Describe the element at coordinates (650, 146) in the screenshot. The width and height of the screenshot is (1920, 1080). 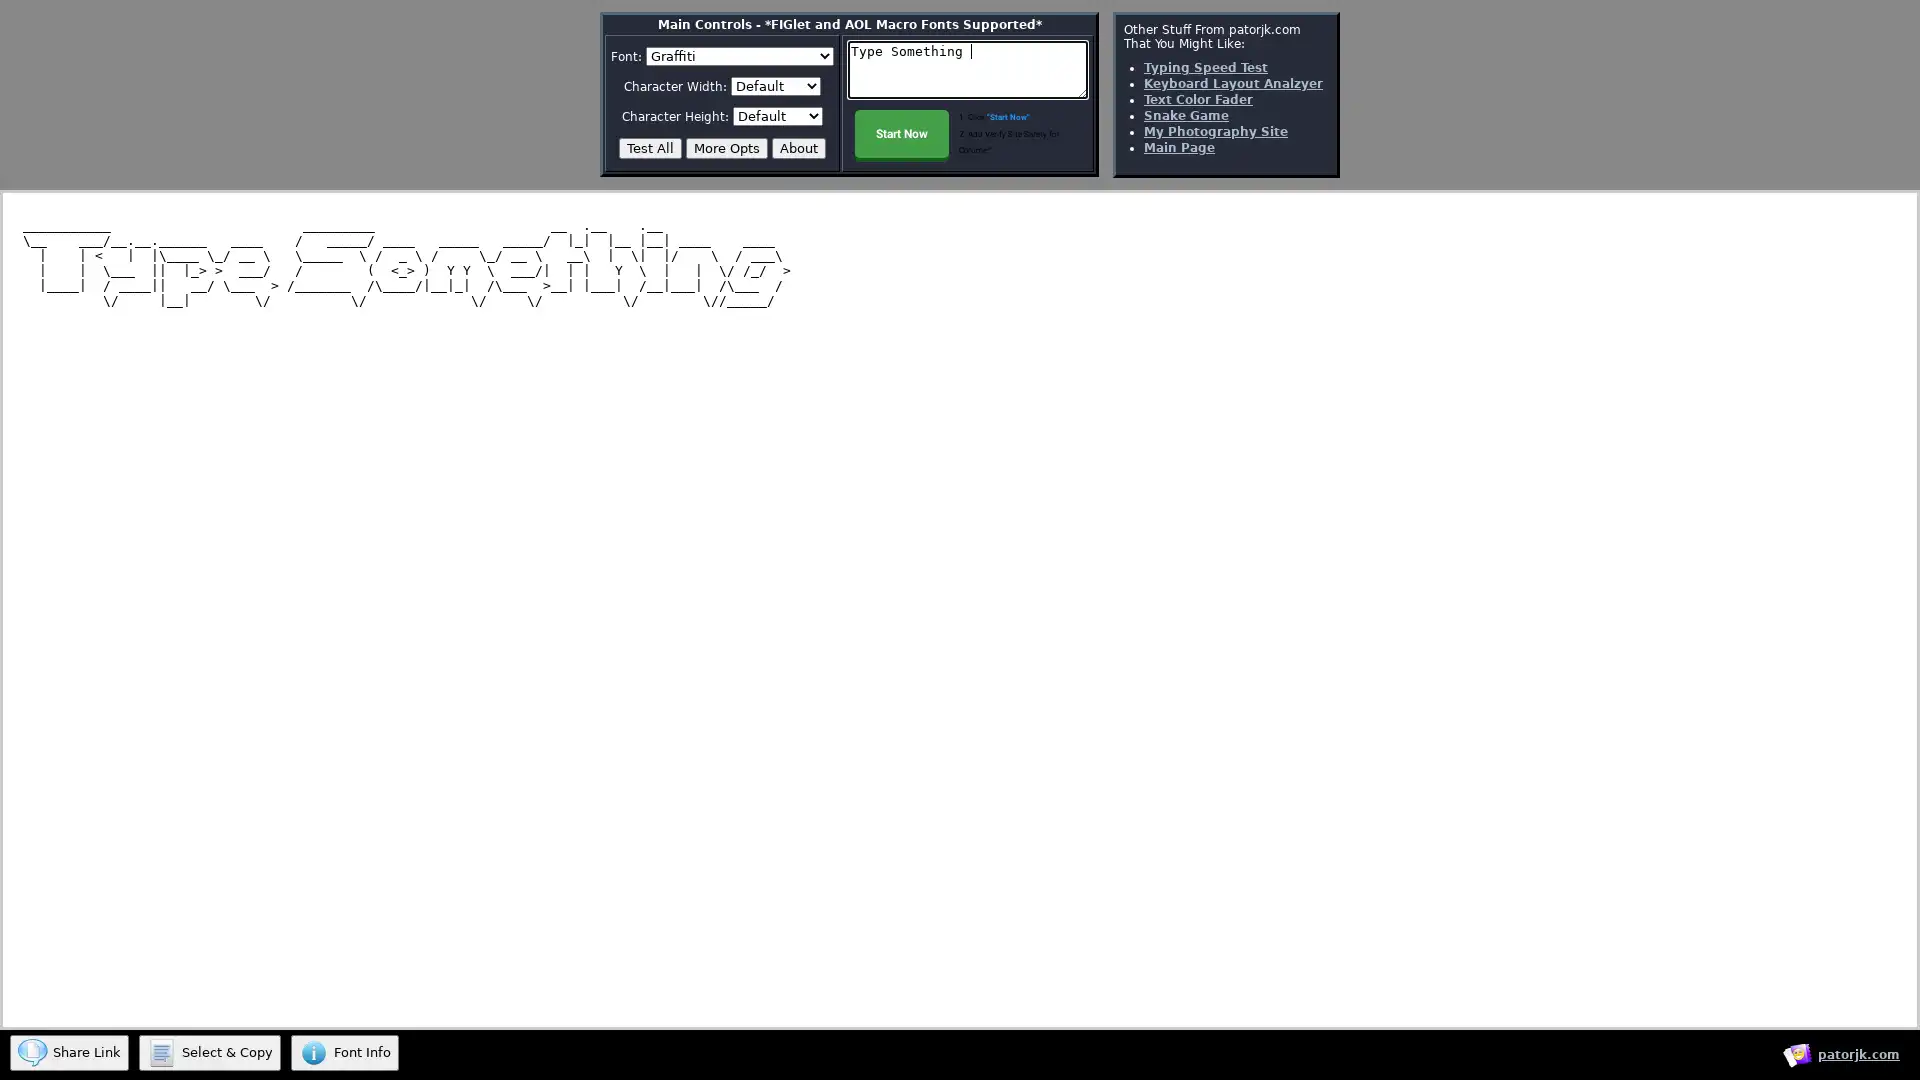
I see `Test All` at that location.